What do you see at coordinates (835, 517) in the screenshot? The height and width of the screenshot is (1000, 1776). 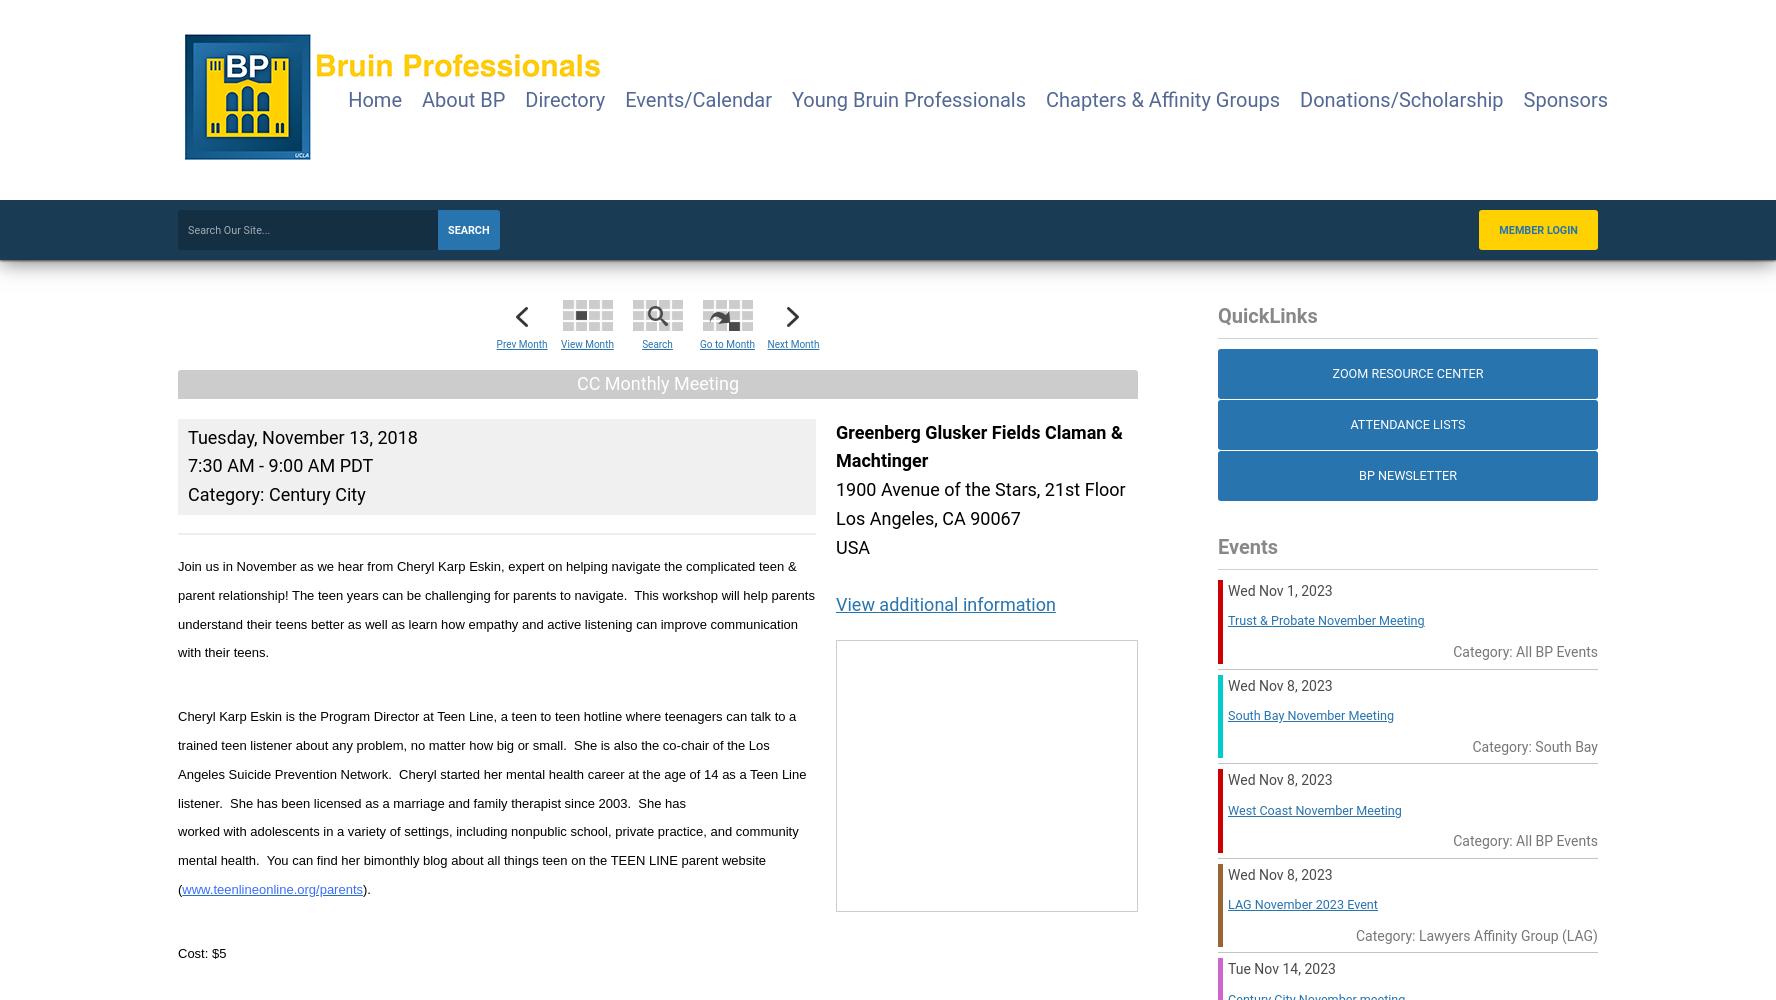 I see `'Los Angeles, CA 90067'` at bounding box center [835, 517].